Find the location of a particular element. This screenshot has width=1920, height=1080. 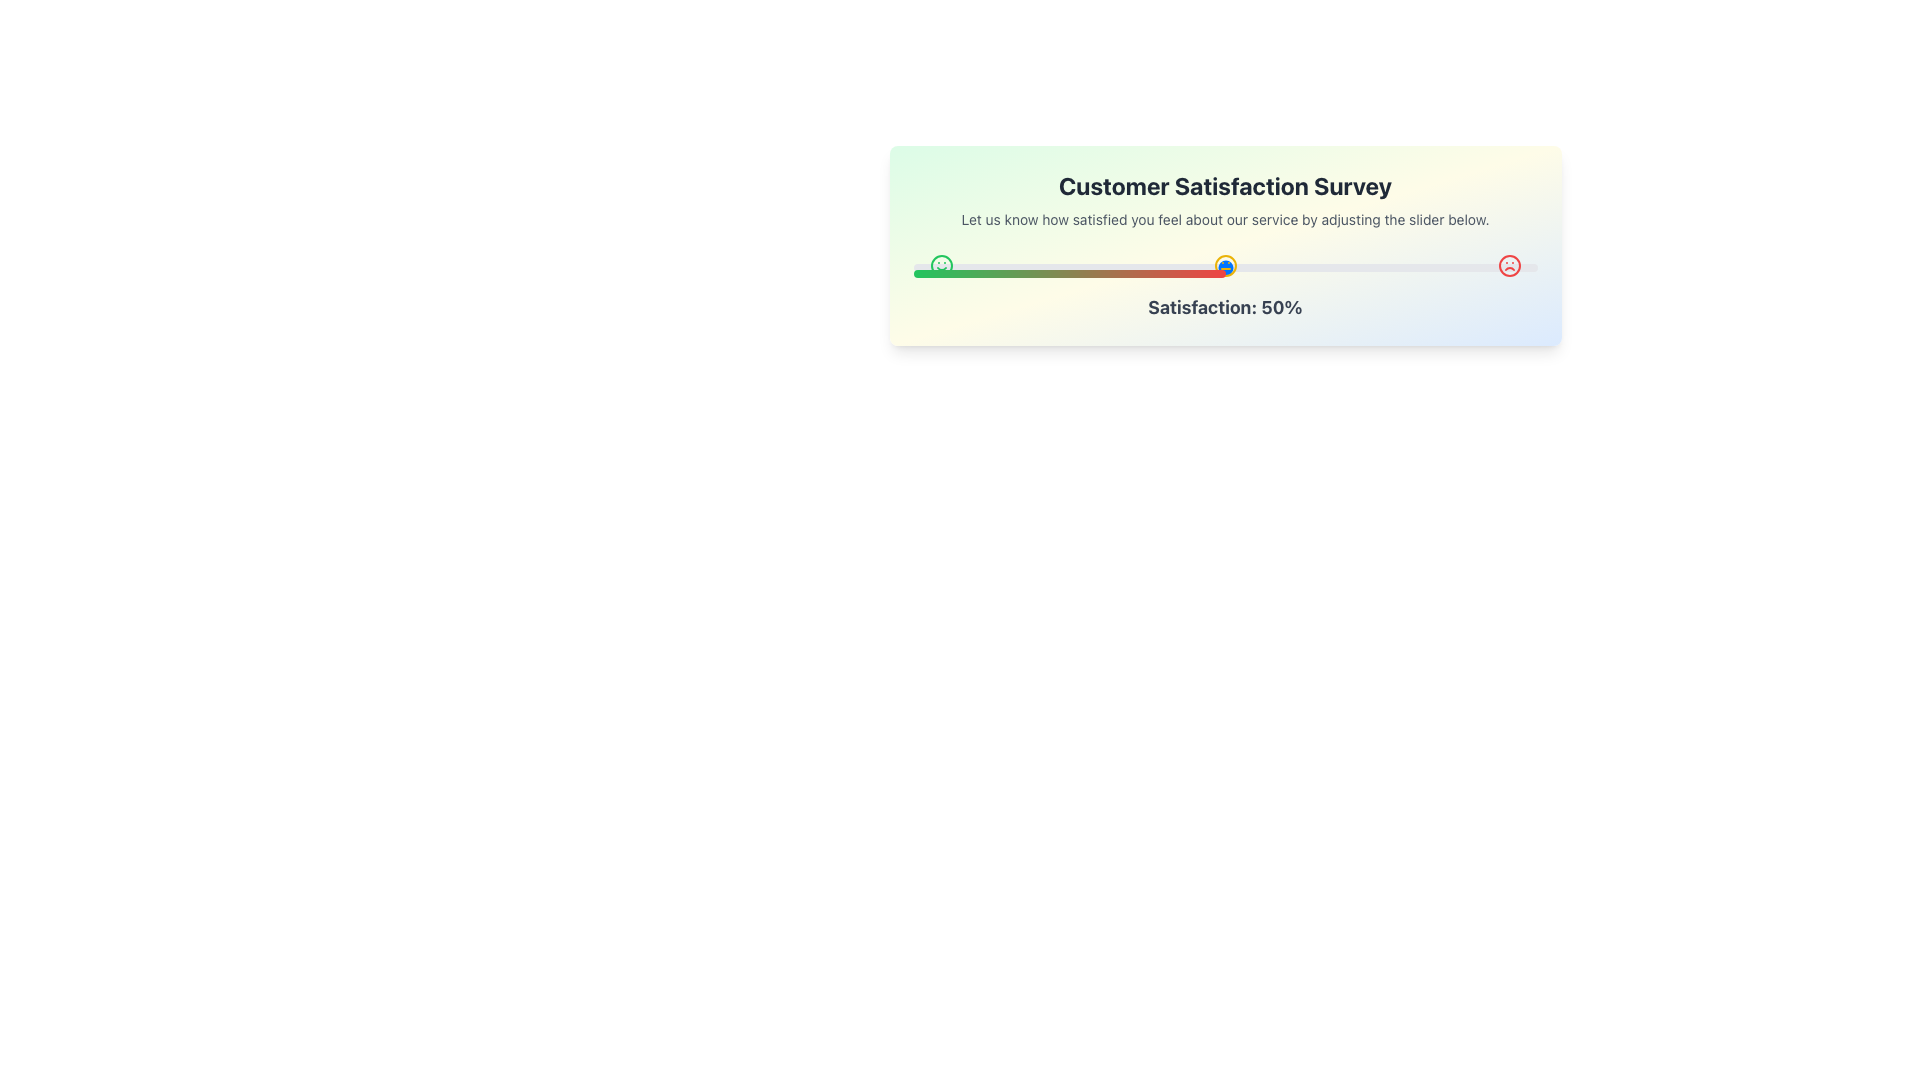

satisfaction level is located at coordinates (1013, 266).